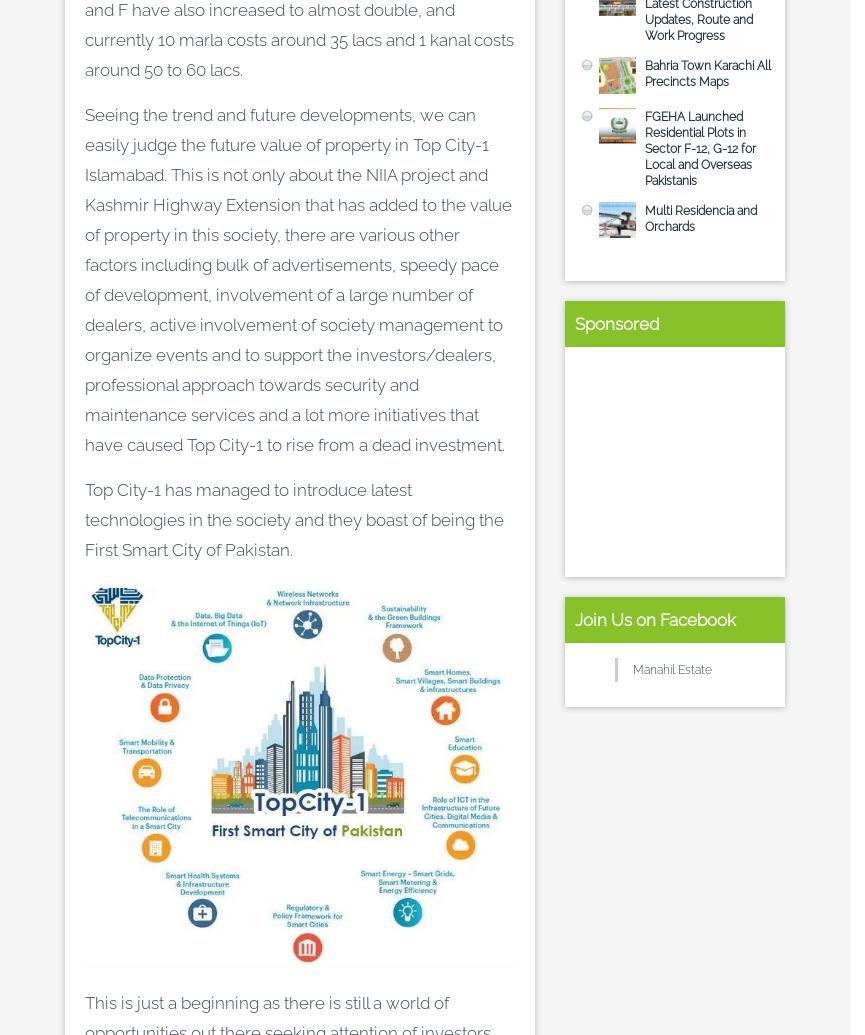  I want to click on 'Bahria Town Karachi All Precincts Maps', so click(643, 74).